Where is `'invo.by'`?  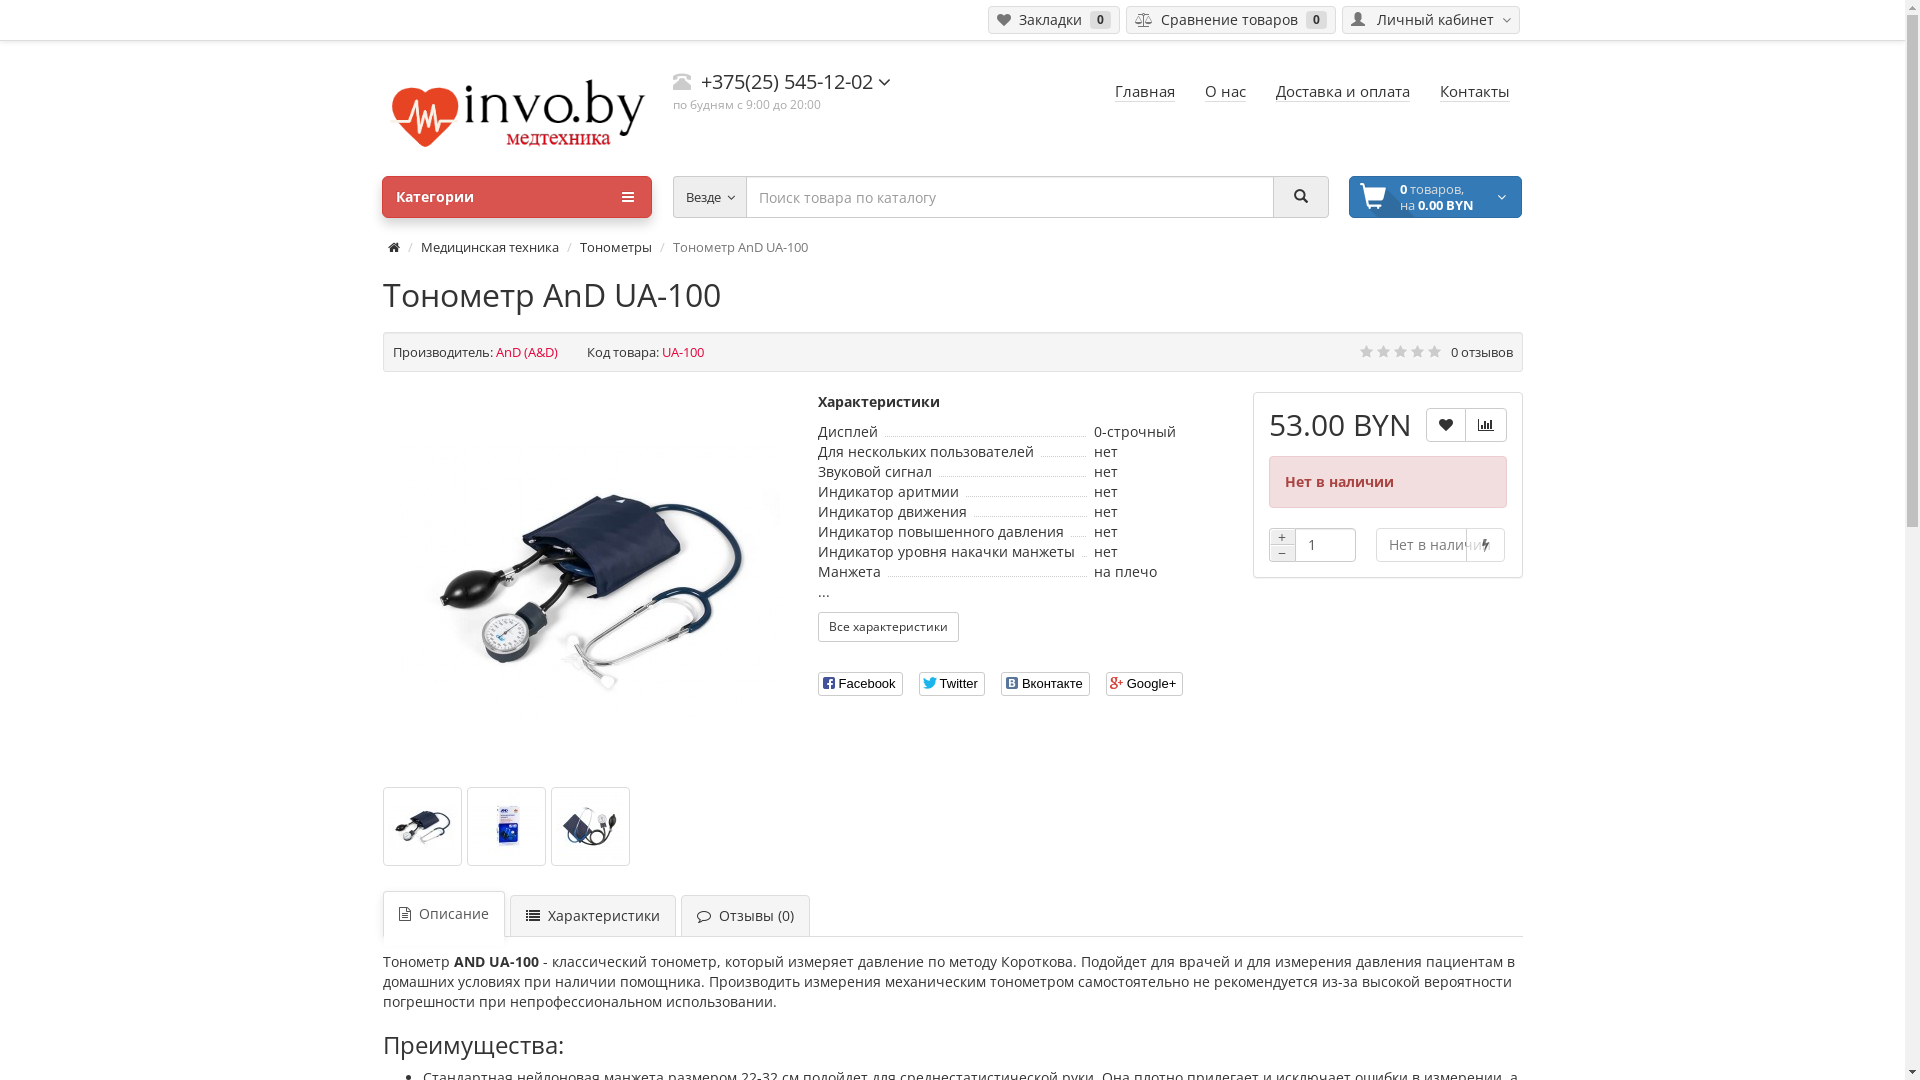
'invo.by' is located at coordinates (517, 108).